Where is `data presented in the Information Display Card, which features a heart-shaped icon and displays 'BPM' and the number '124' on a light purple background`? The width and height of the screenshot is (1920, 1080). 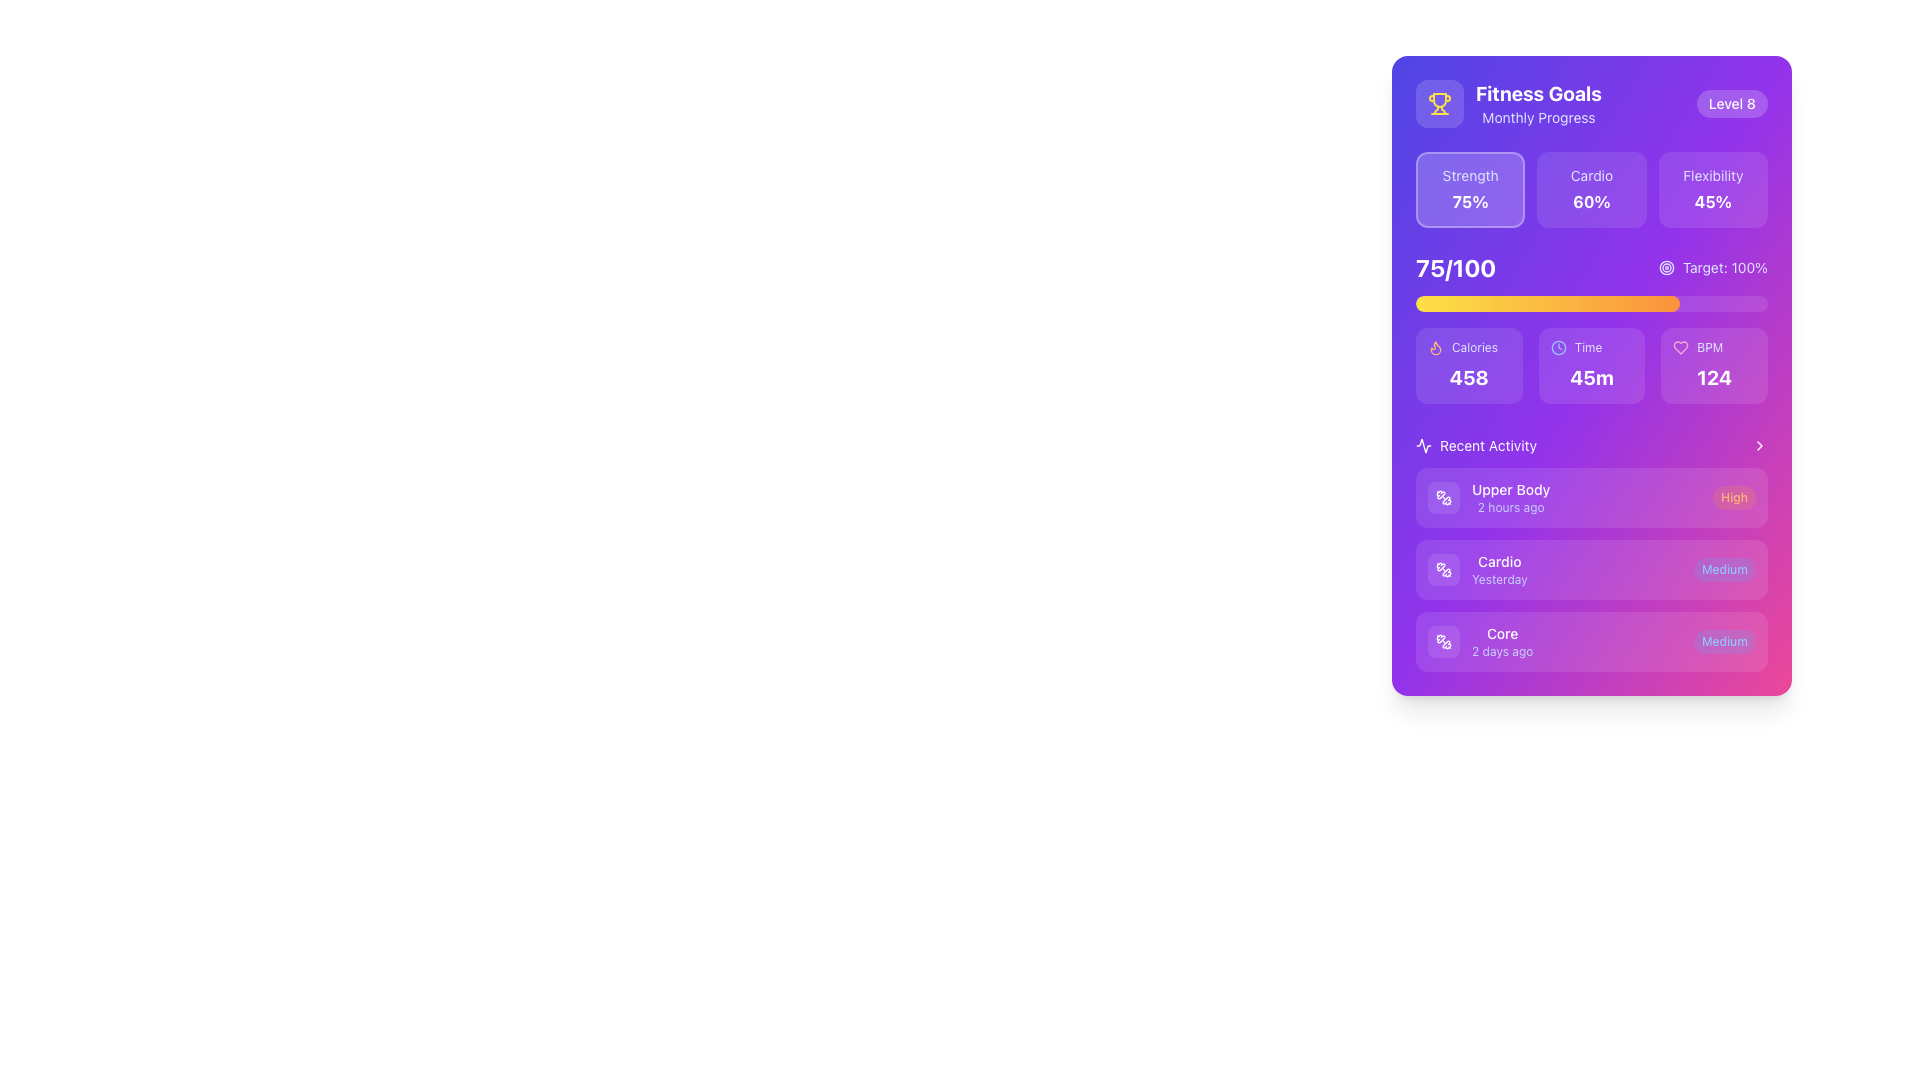 data presented in the Information Display Card, which features a heart-shaped icon and displays 'BPM' and the number '124' on a light purple background is located at coordinates (1713, 366).